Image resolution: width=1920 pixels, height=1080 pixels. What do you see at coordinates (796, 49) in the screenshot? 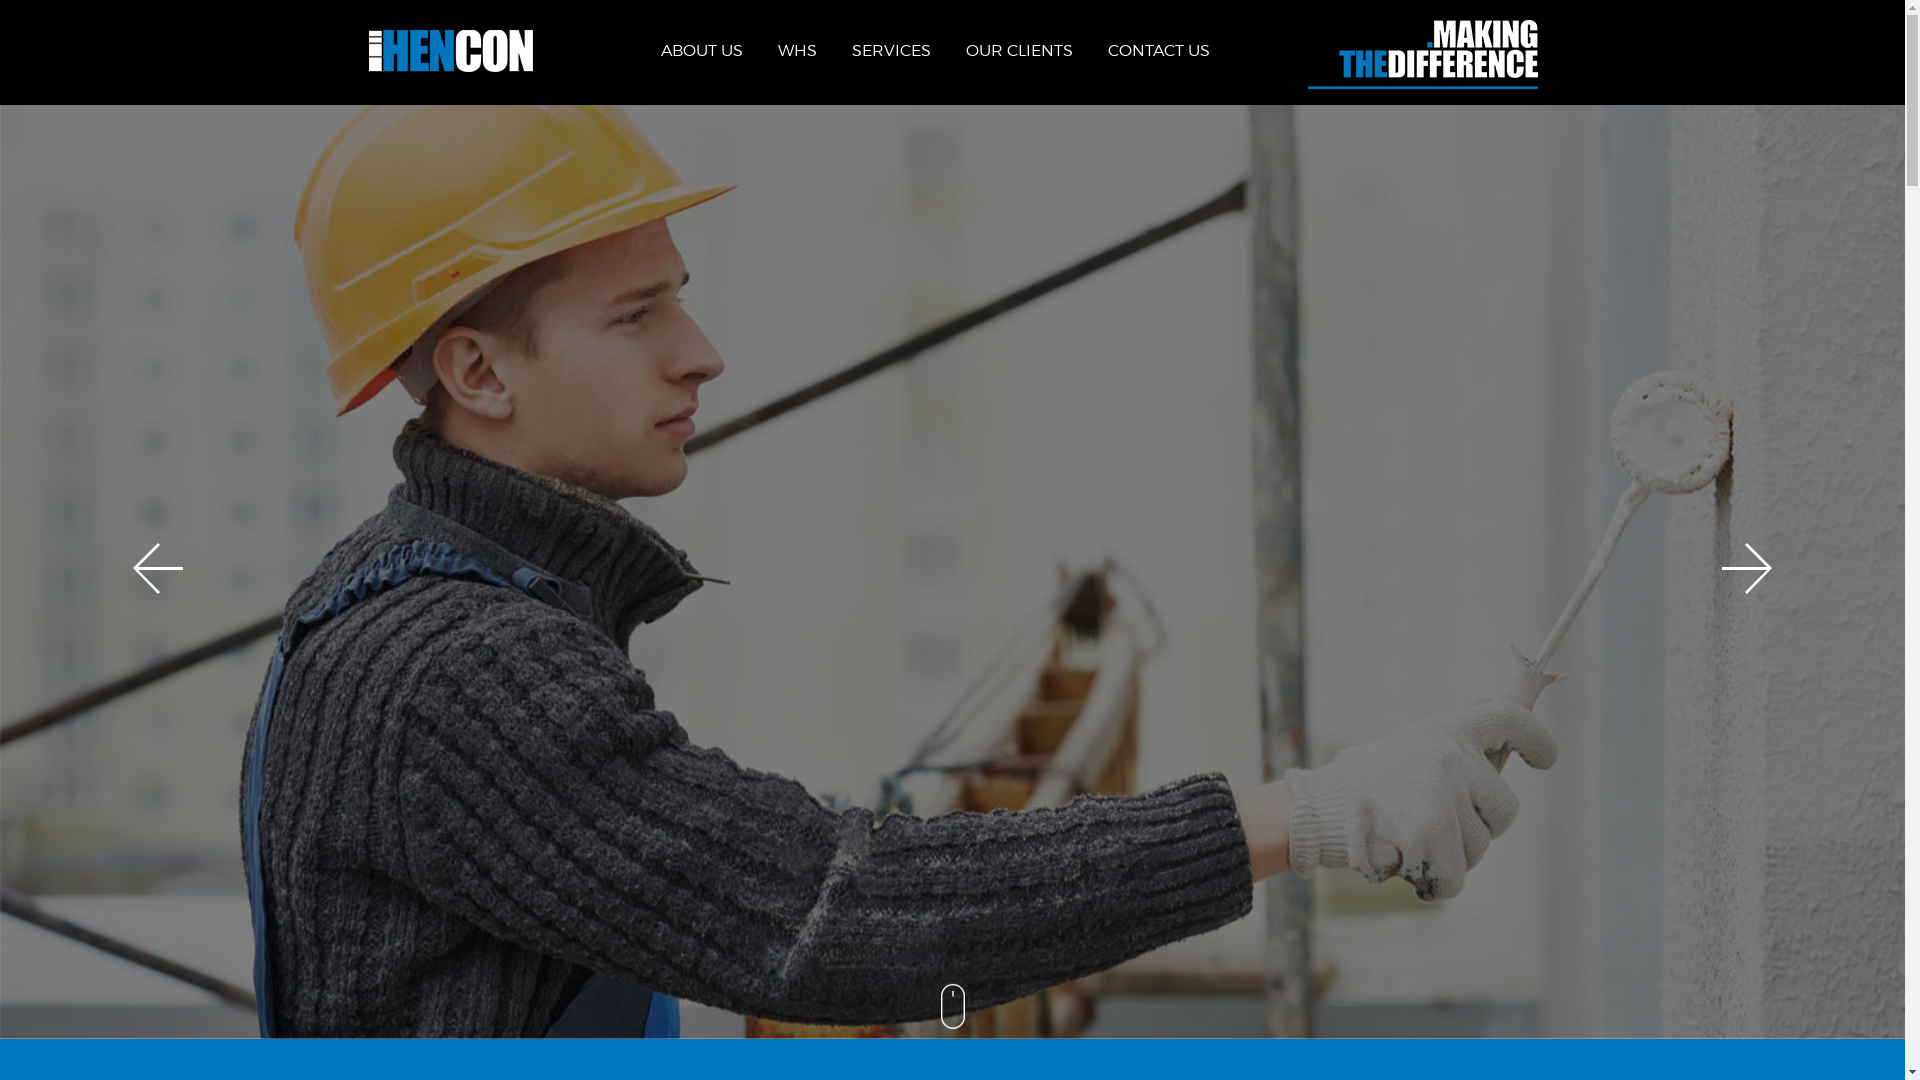
I see `'WHS'` at bounding box center [796, 49].